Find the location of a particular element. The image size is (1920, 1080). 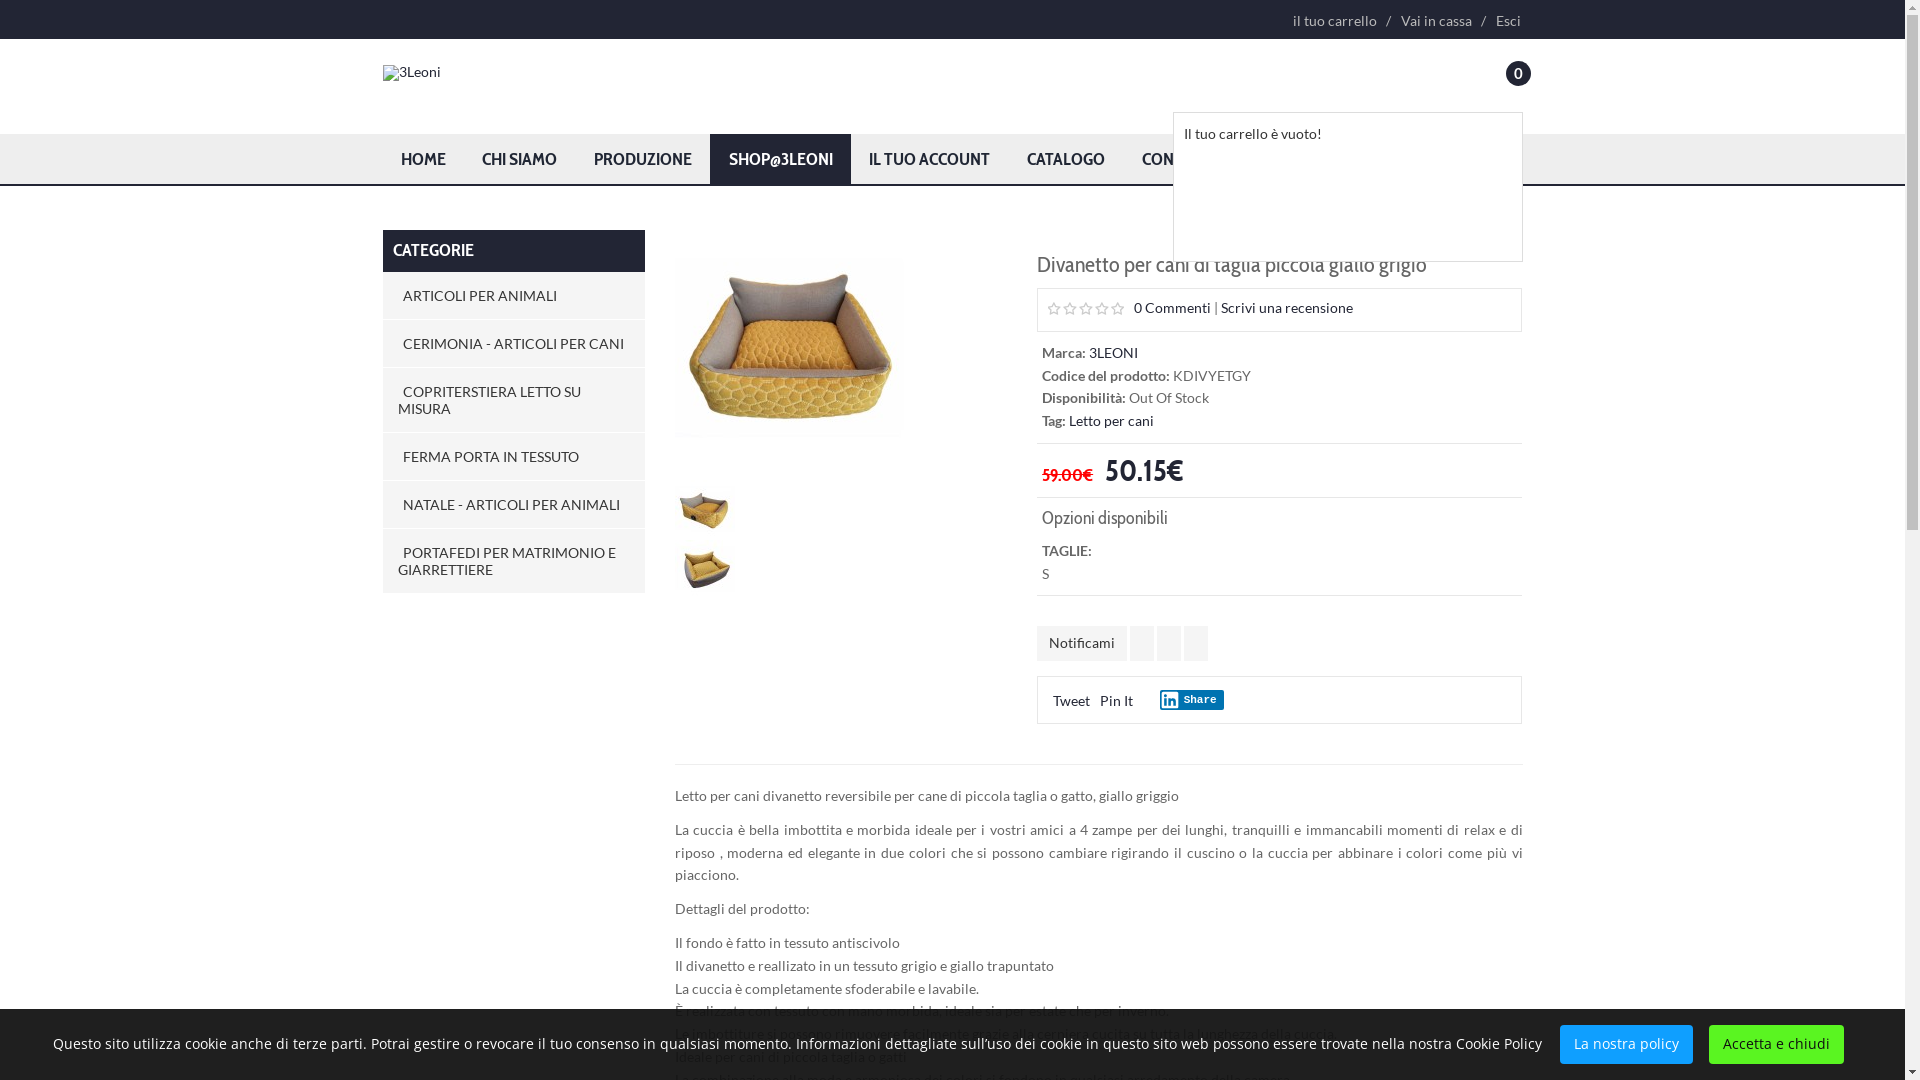

'COPRITERSTIERA LETTO SU MISURA' is located at coordinates (513, 400).